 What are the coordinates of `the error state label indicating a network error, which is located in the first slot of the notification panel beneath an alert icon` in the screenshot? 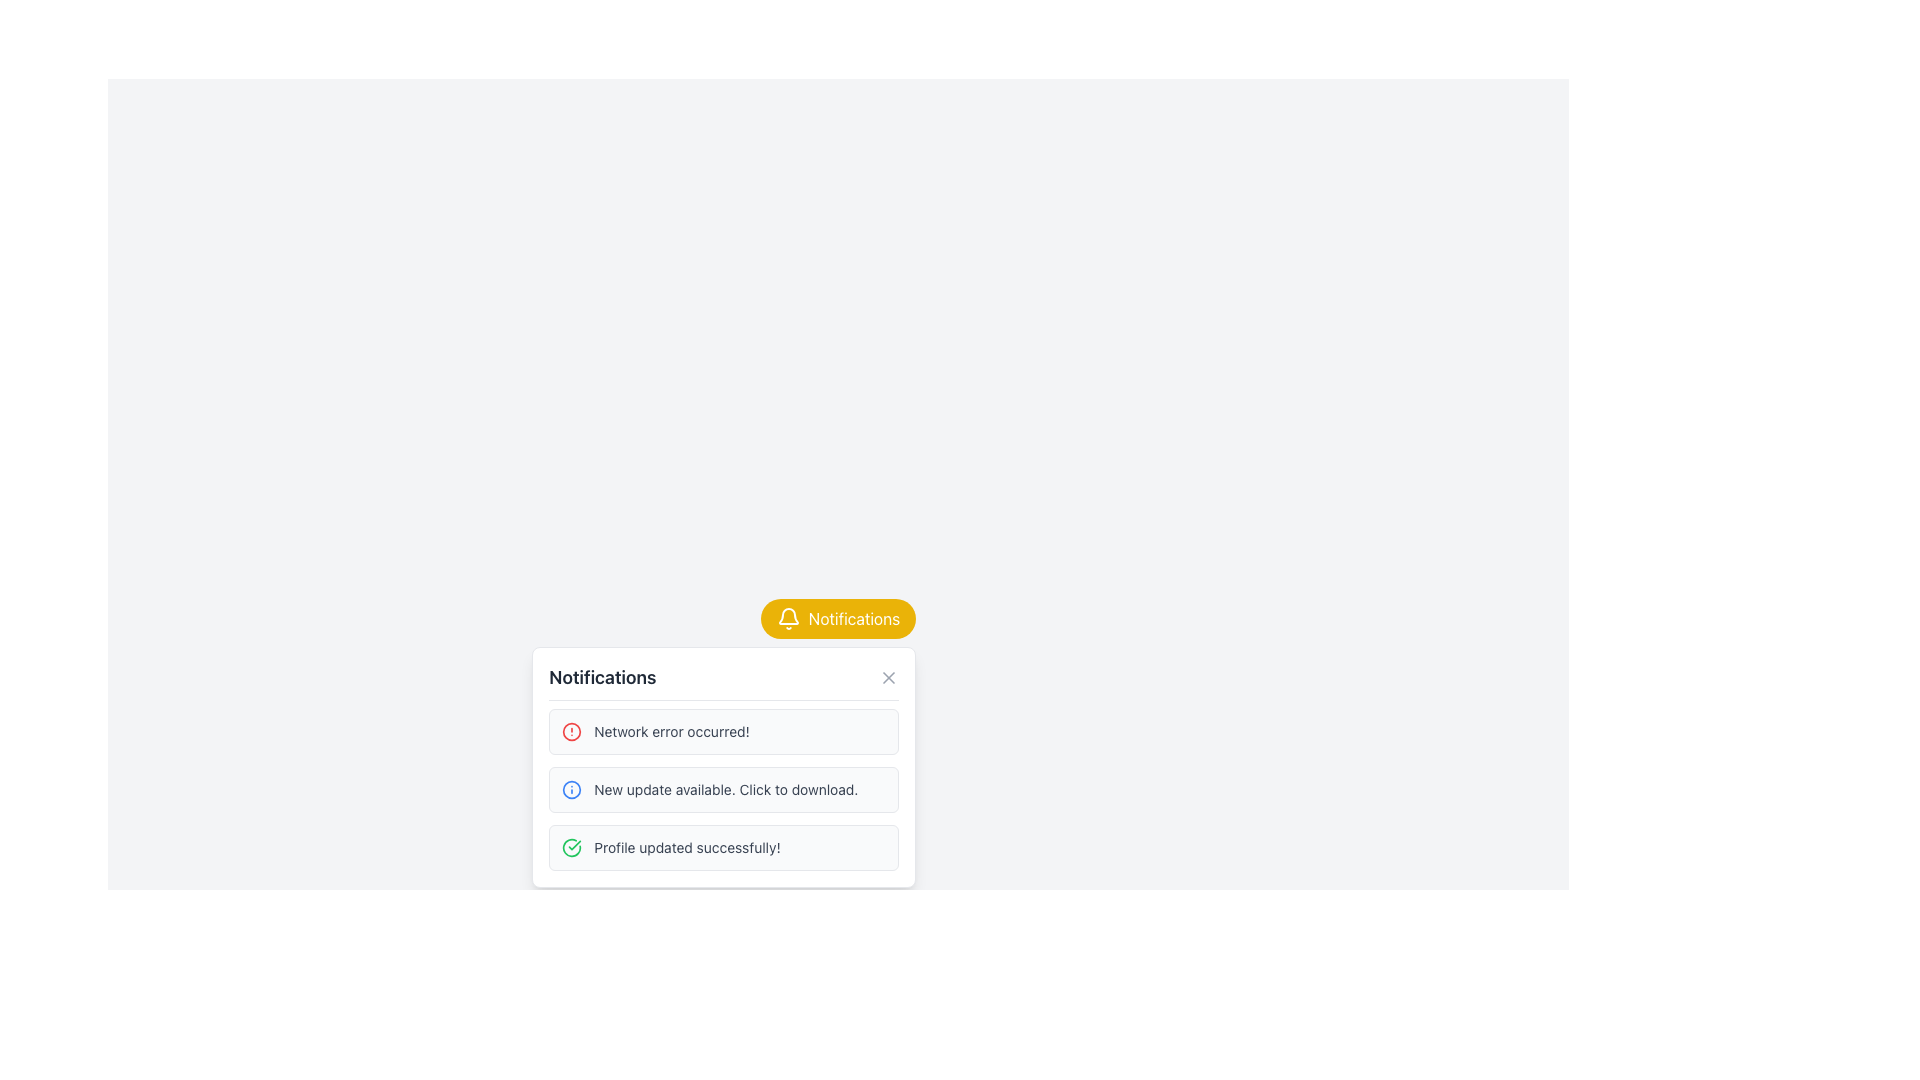 It's located at (672, 732).